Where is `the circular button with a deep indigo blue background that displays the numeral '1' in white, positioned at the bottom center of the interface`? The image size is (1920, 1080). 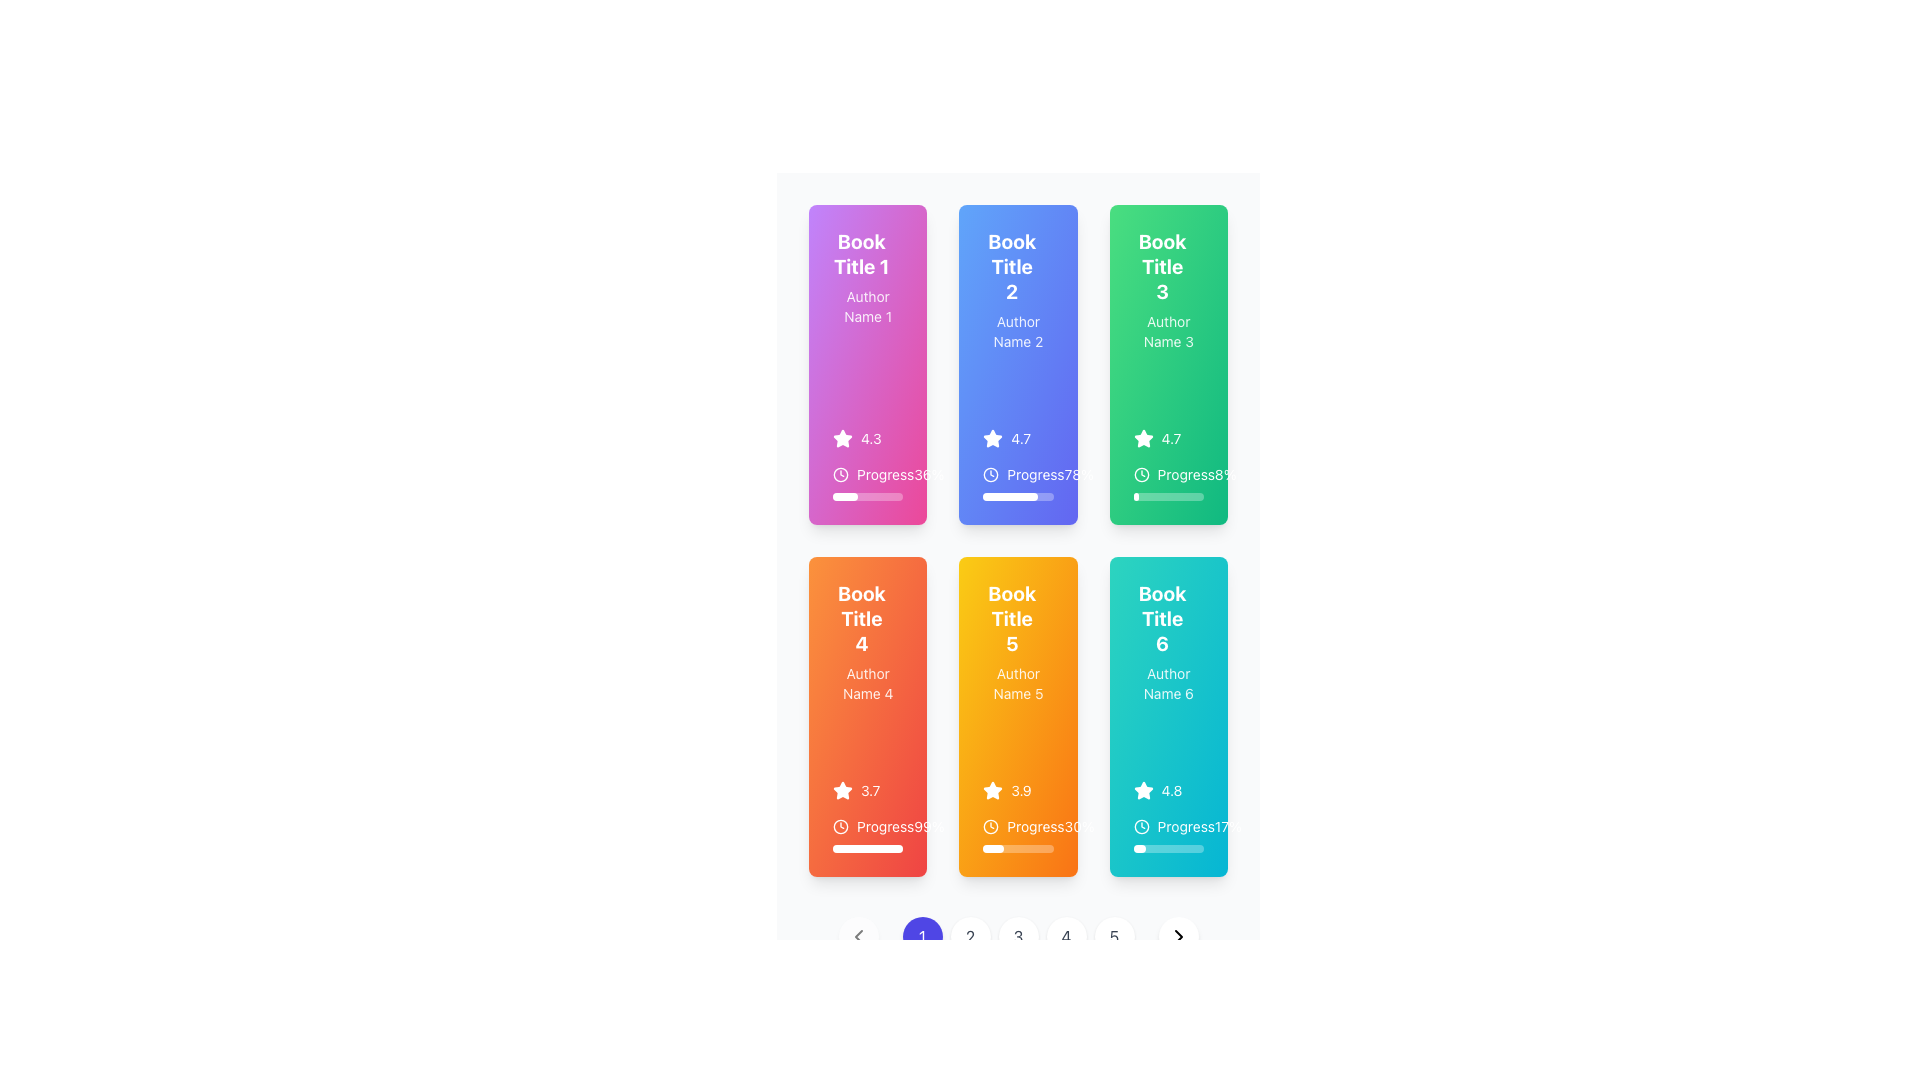
the circular button with a deep indigo blue background that displays the numeral '1' in white, positioned at the bottom center of the interface is located at coordinates (921, 937).